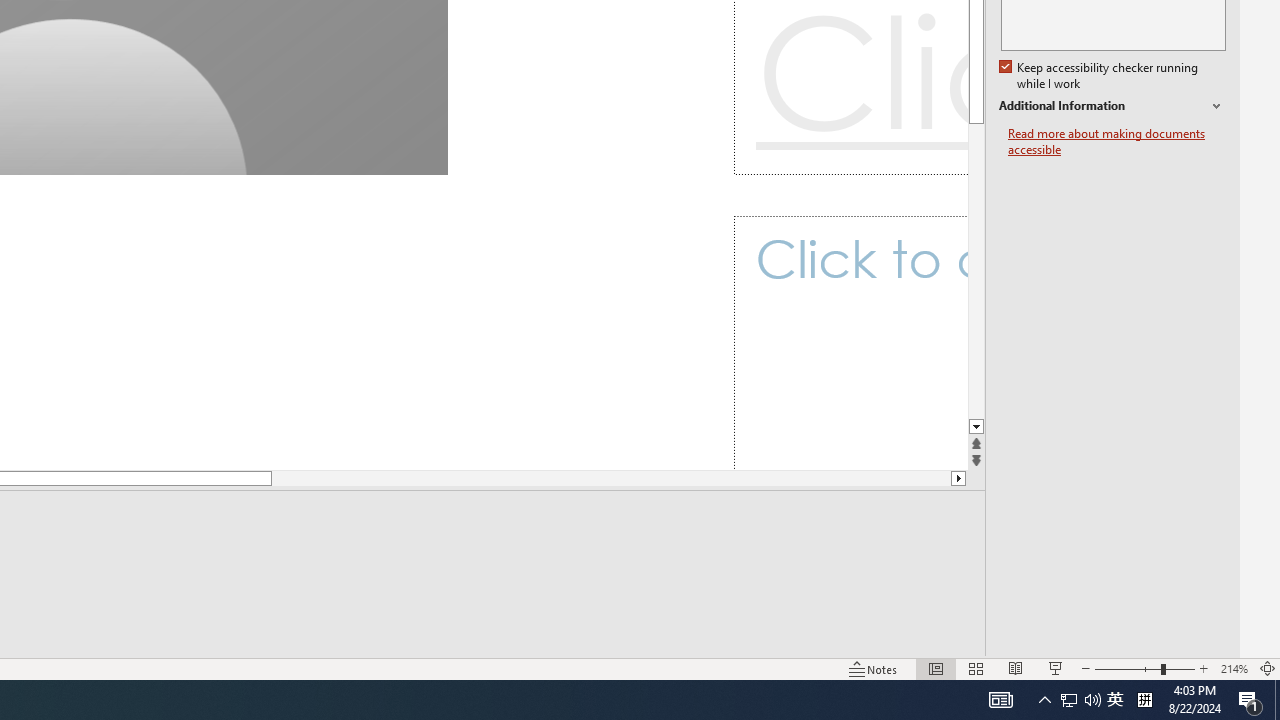 The height and width of the screenshot is (720, 1280). I want to click on 'Keep accessibility checker running while I work', so click(1099, 75).